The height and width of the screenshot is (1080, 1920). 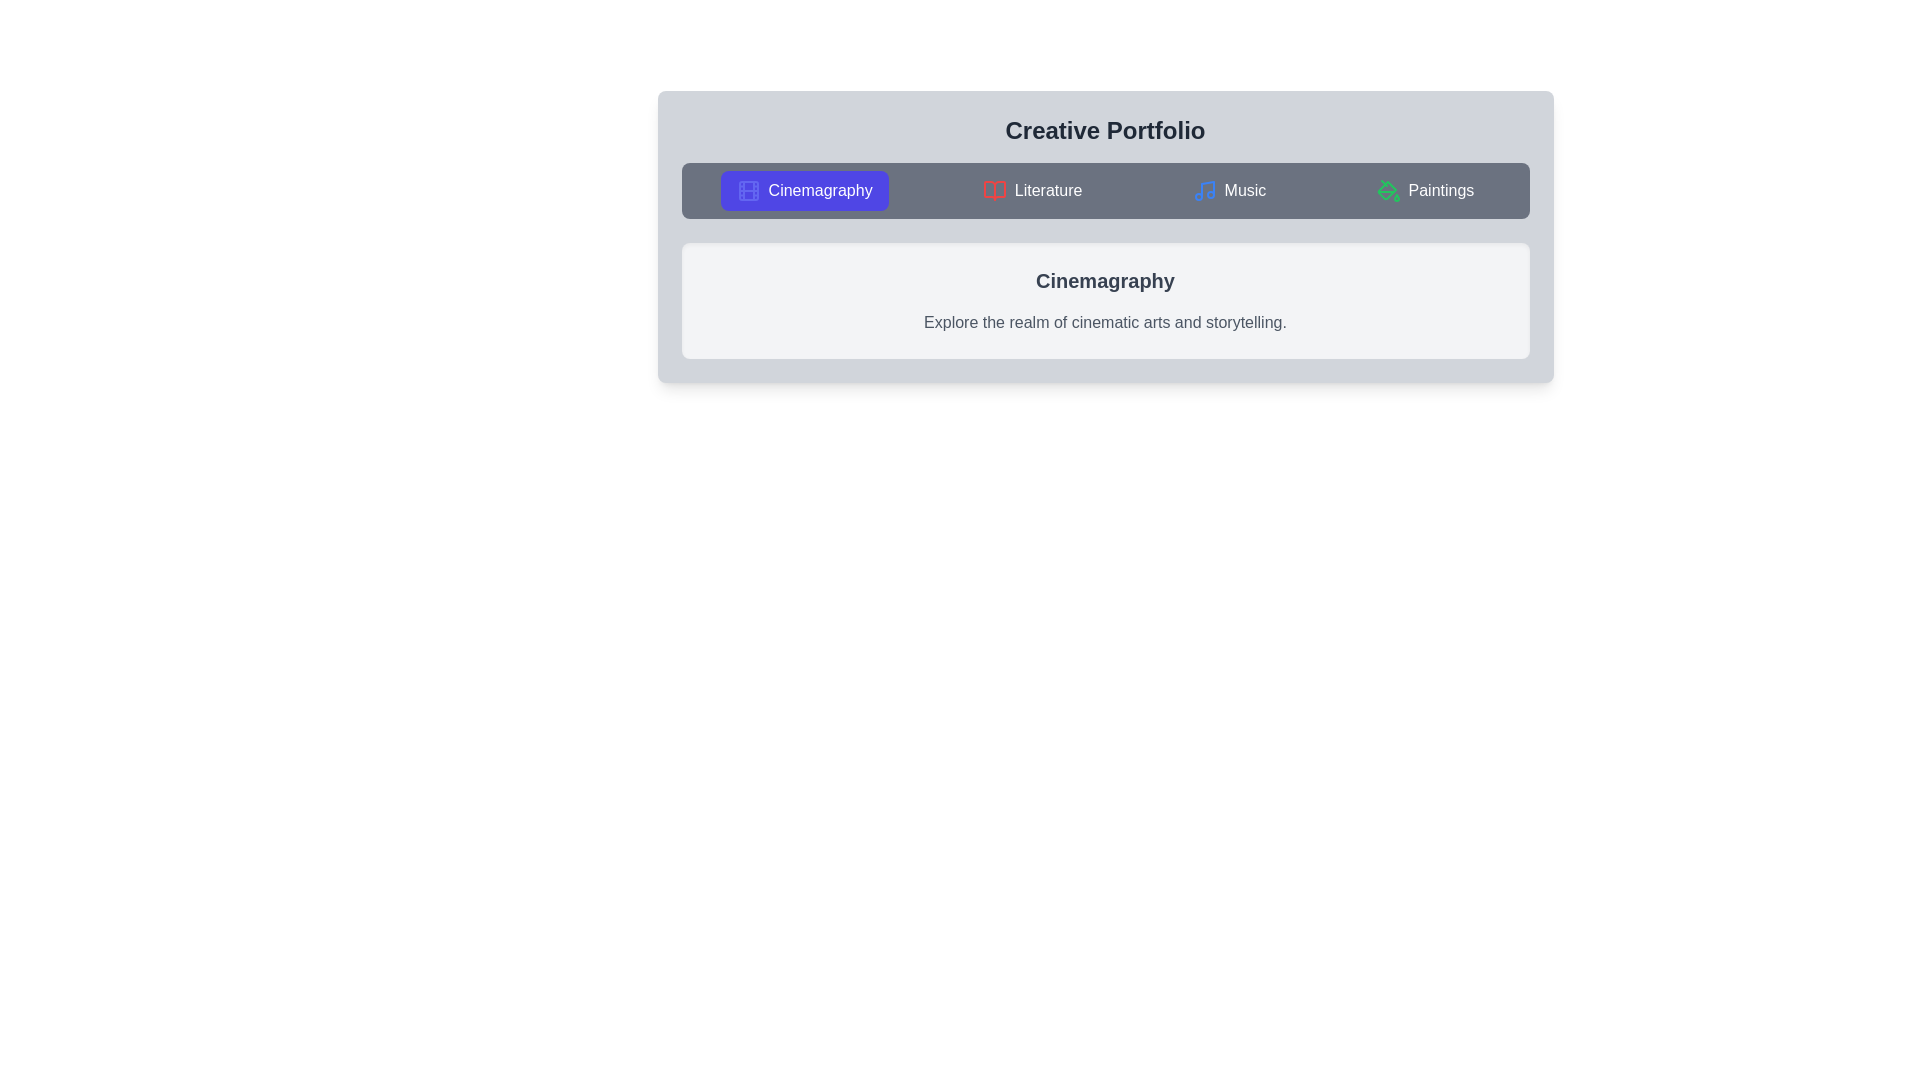 I want to click on the tab labeled Music to activate it, so click(x=1228, y=191).